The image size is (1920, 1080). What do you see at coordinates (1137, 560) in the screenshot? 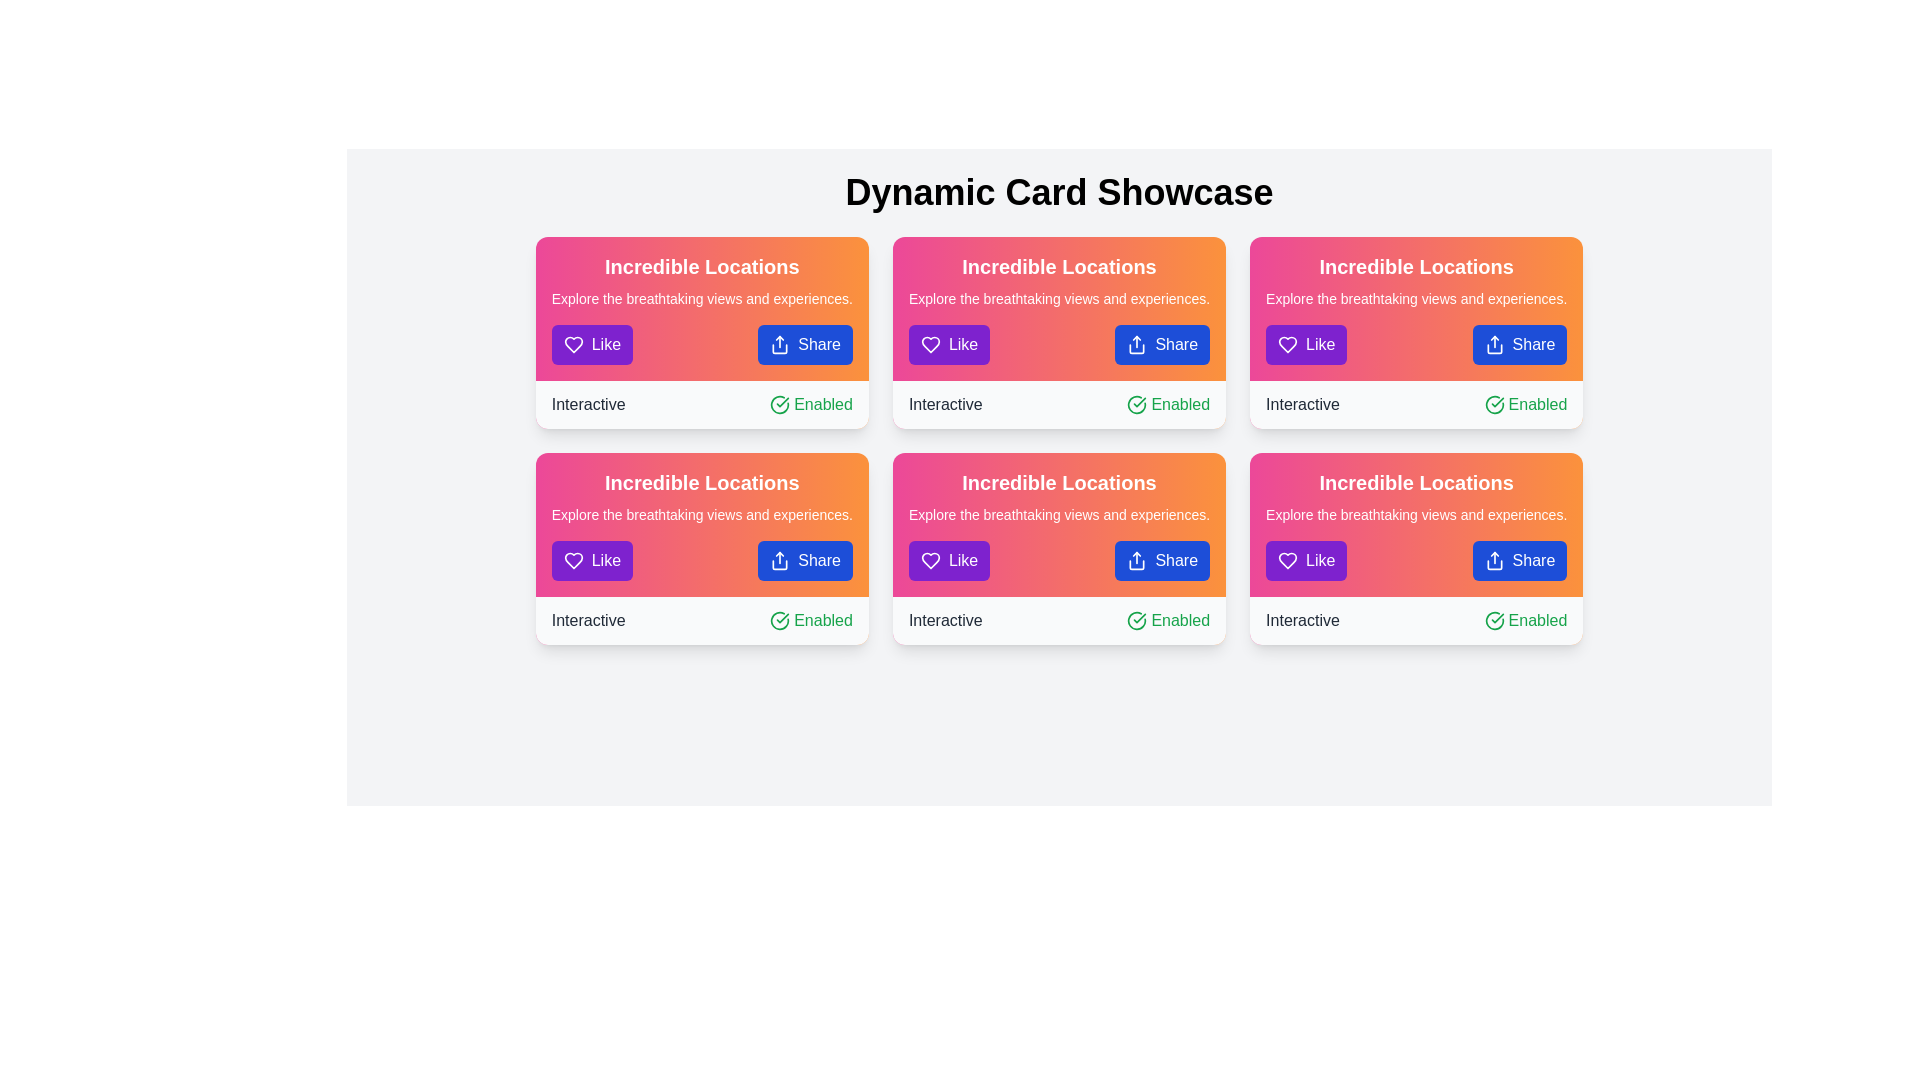
I see `the 'Share' icon, which is styled with a blue background and white outline, located in the second card of the second row of the grid layout` at bounding box center [1137, 560].